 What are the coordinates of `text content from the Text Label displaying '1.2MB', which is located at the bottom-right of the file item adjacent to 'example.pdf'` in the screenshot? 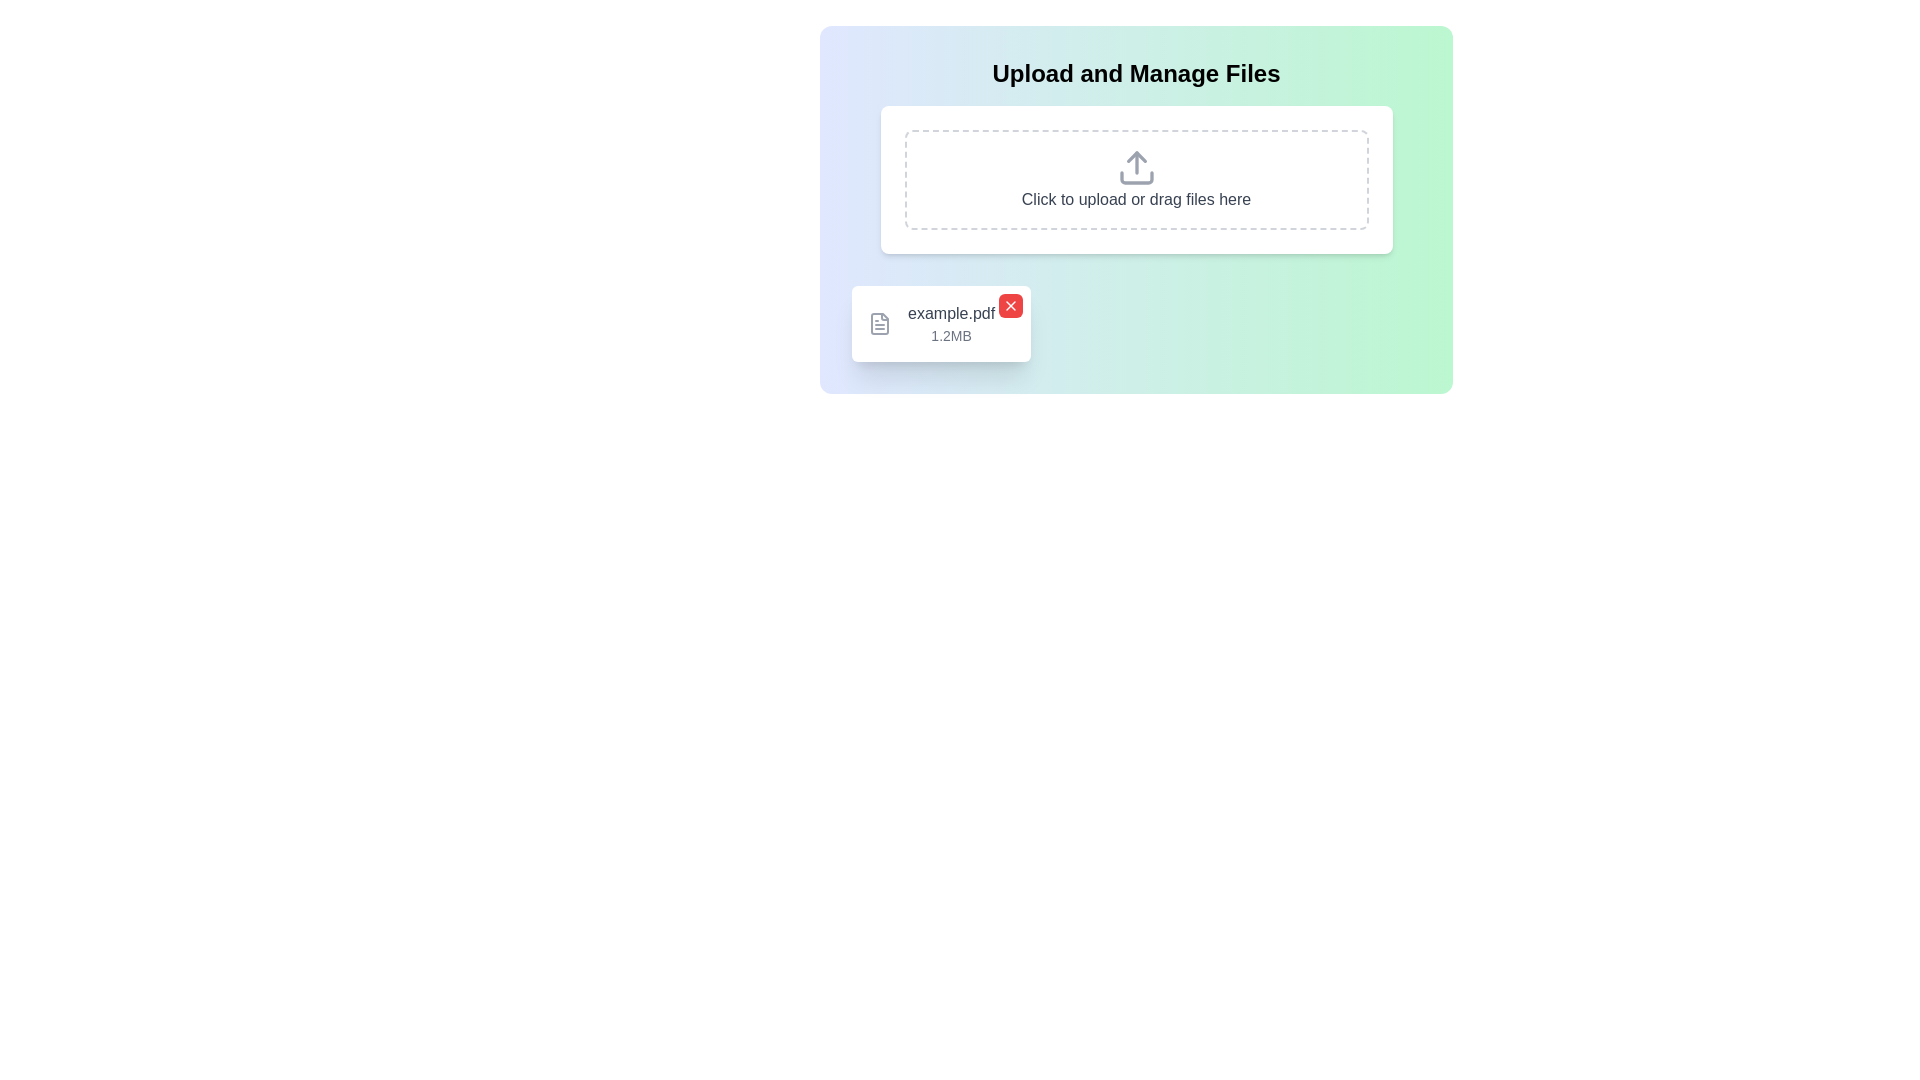 It's located at (950, 334).